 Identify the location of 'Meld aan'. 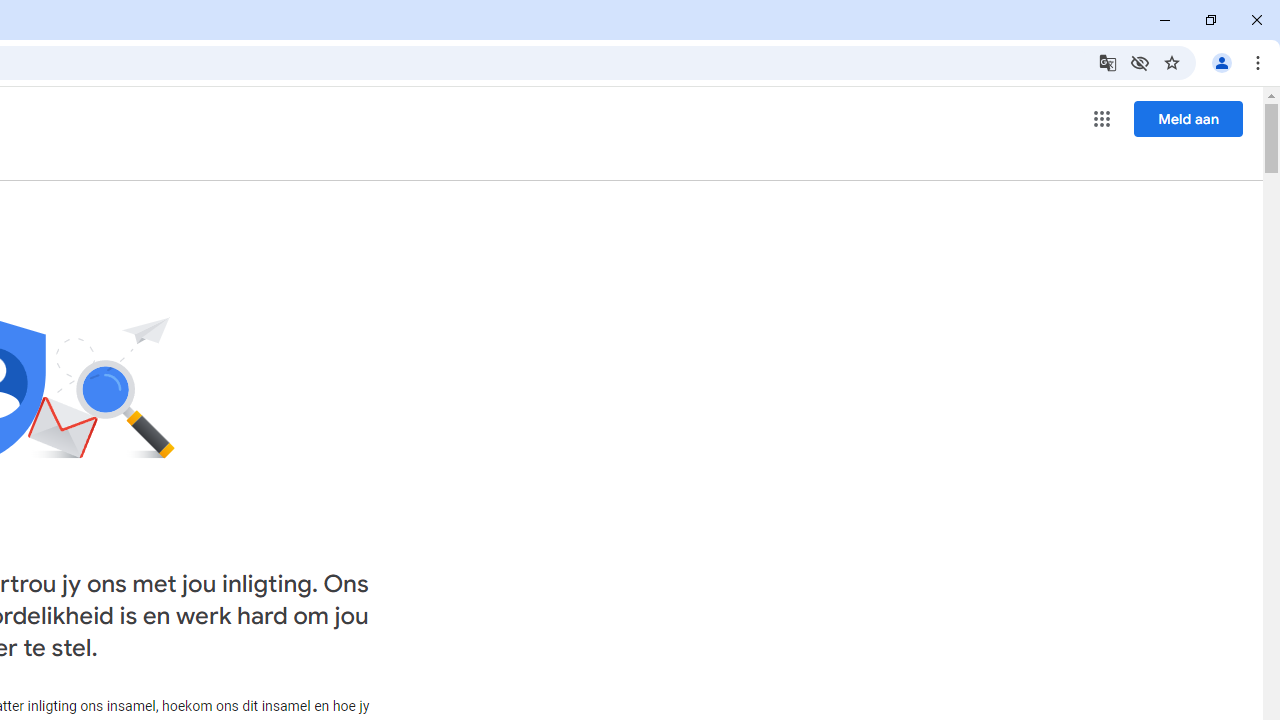
(1188, 118).